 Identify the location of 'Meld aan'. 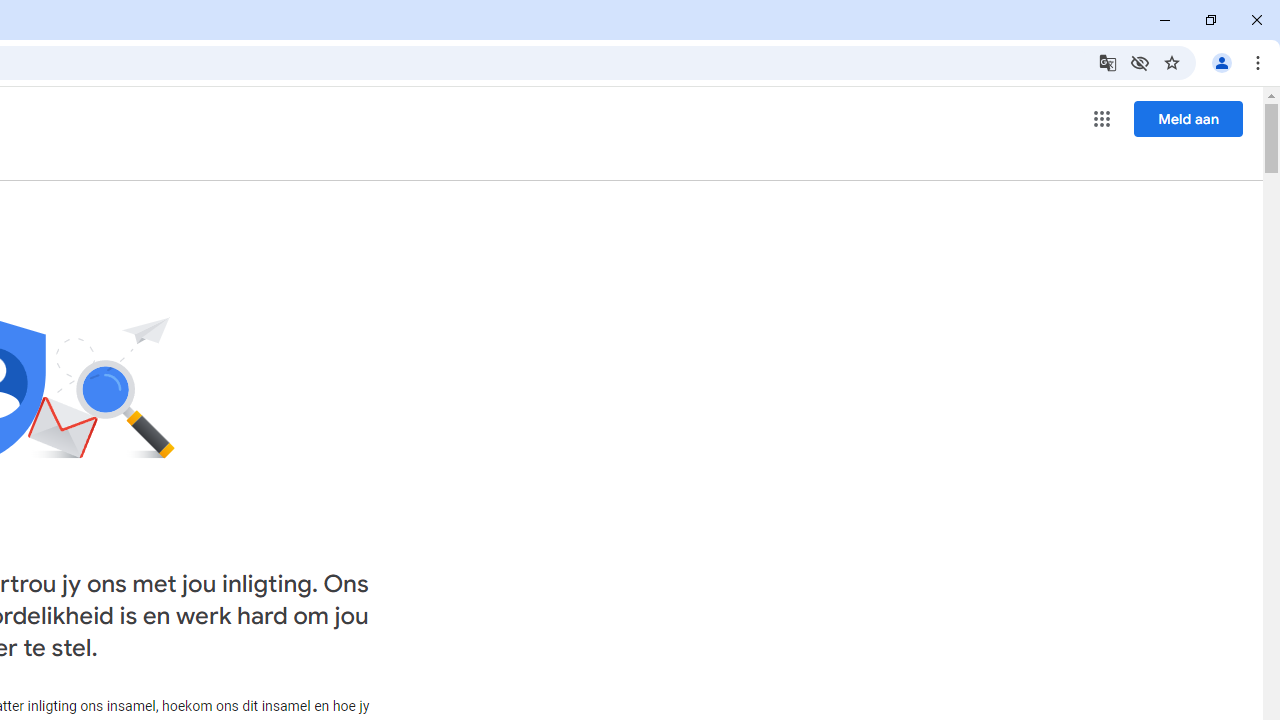
(1188, 118).